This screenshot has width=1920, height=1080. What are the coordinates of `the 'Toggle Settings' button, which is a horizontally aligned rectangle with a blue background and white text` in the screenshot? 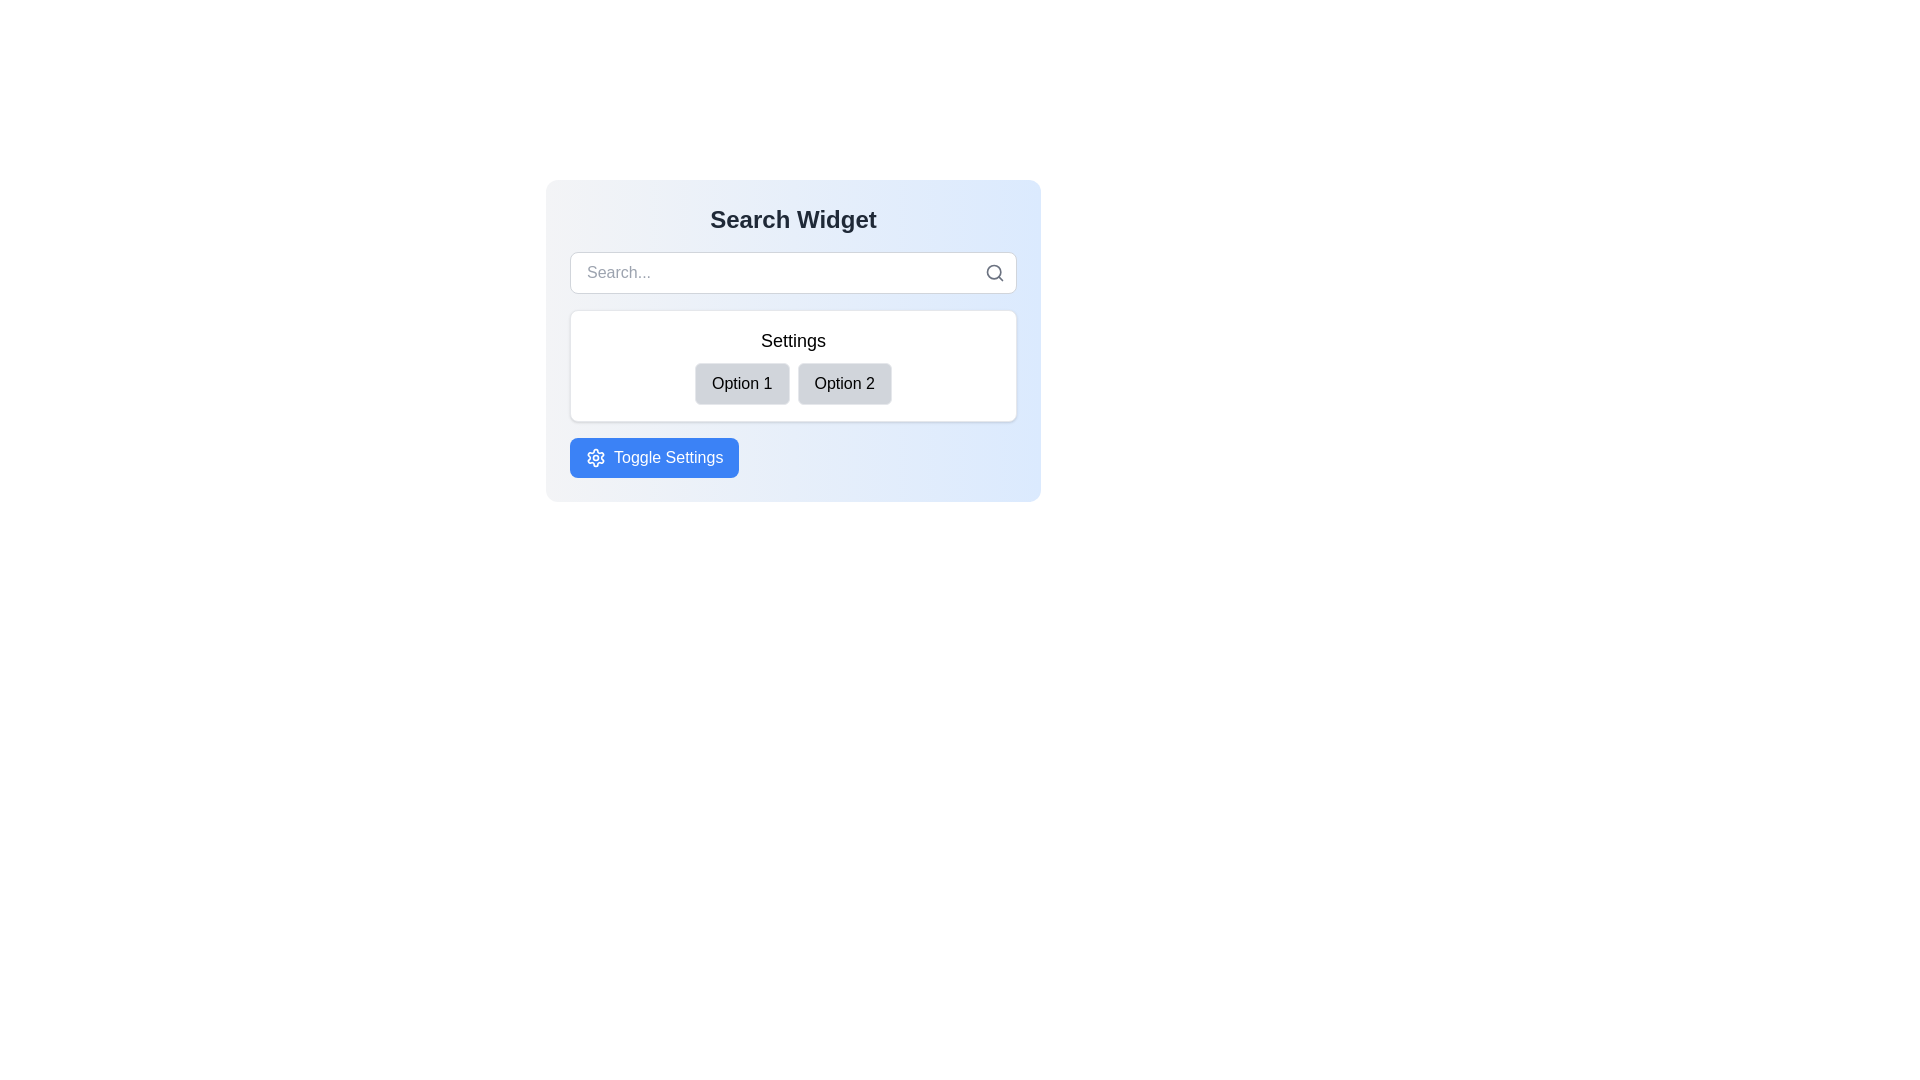 It's located at (654, 458).